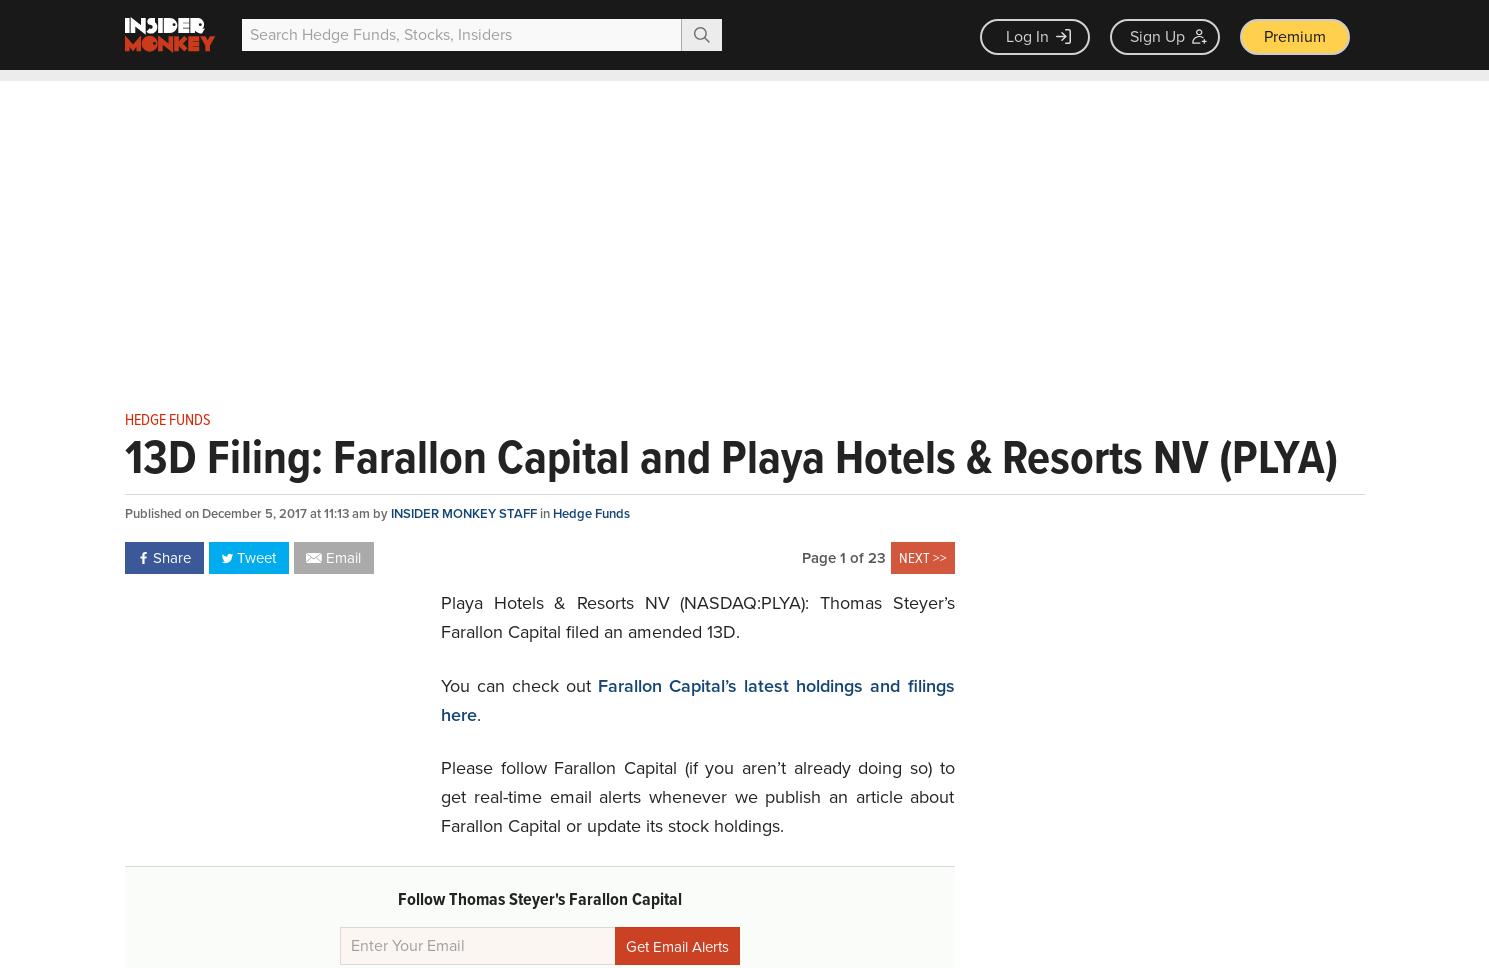  Describe the element at coordinates (170, 556) in the screenshot. I see `'Share'` at that location.